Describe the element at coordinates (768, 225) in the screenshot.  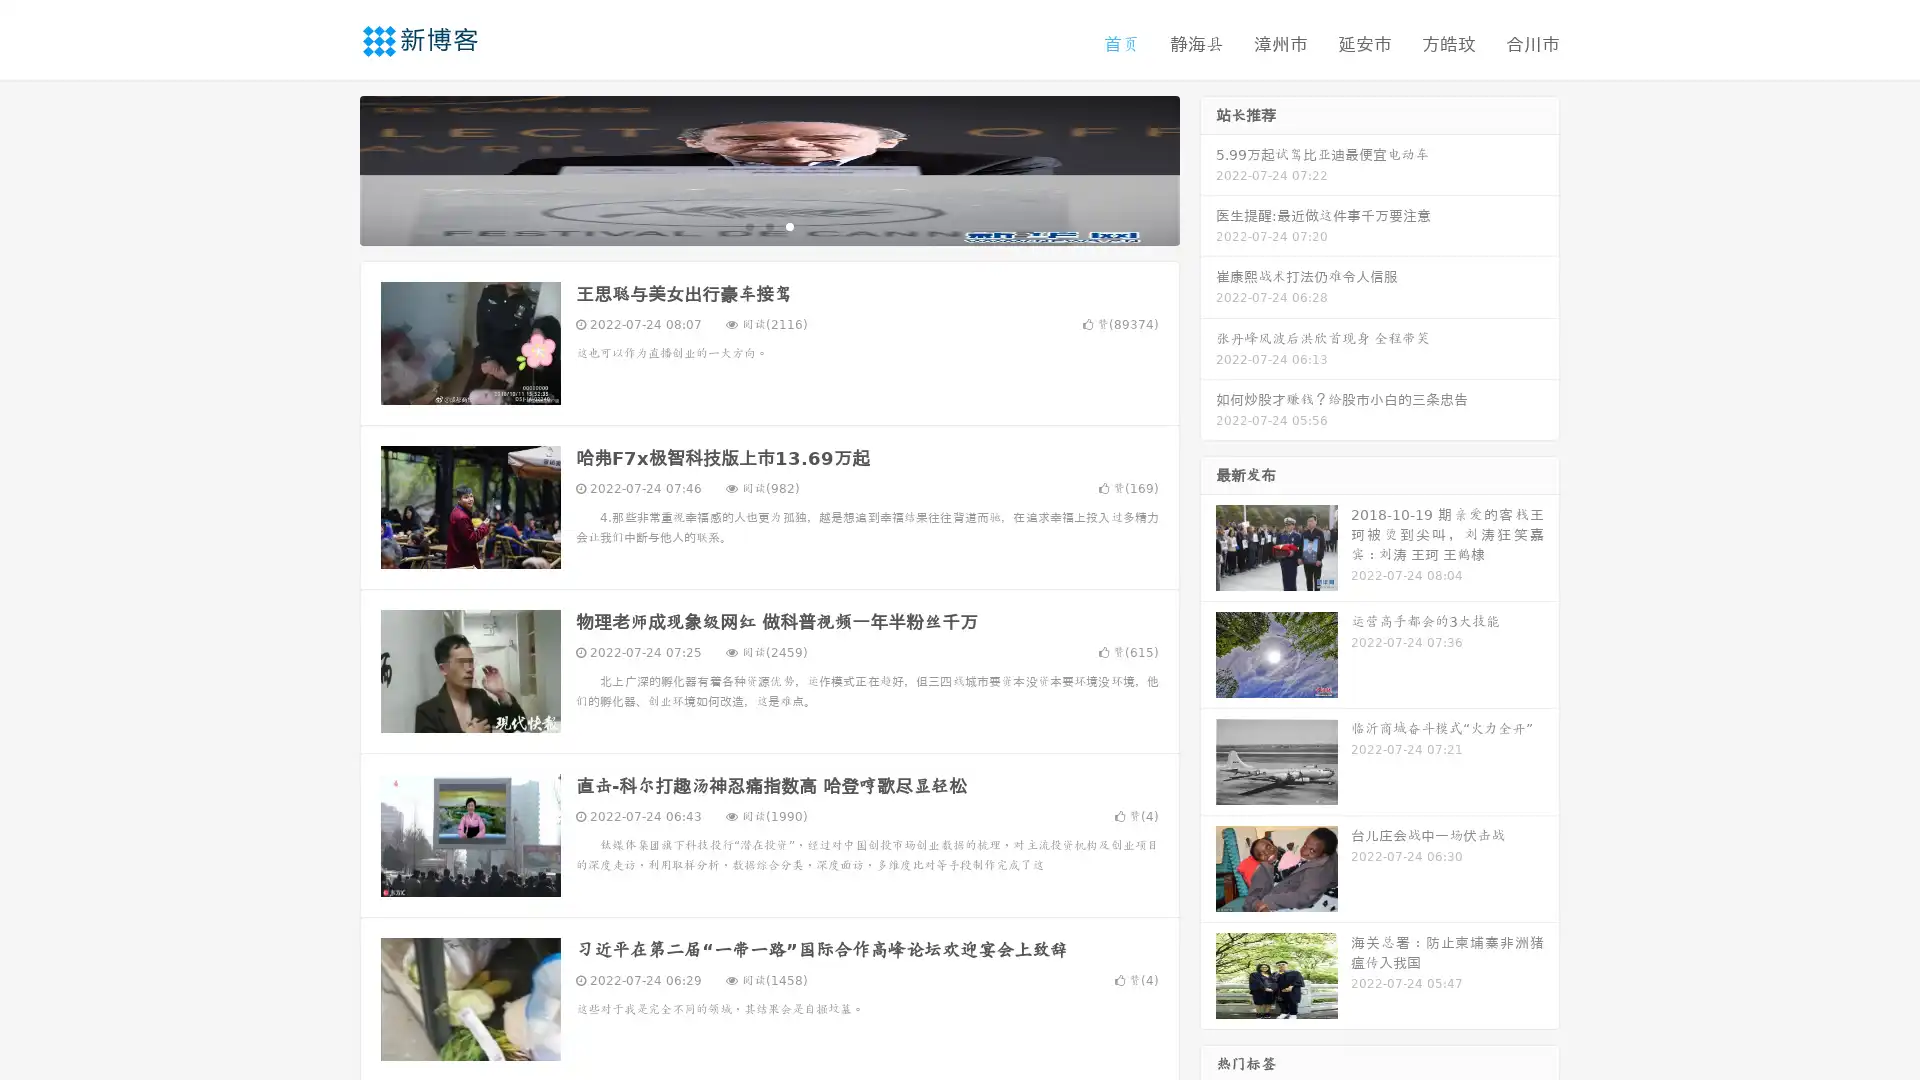
I see `Go to slide 2` at that location.